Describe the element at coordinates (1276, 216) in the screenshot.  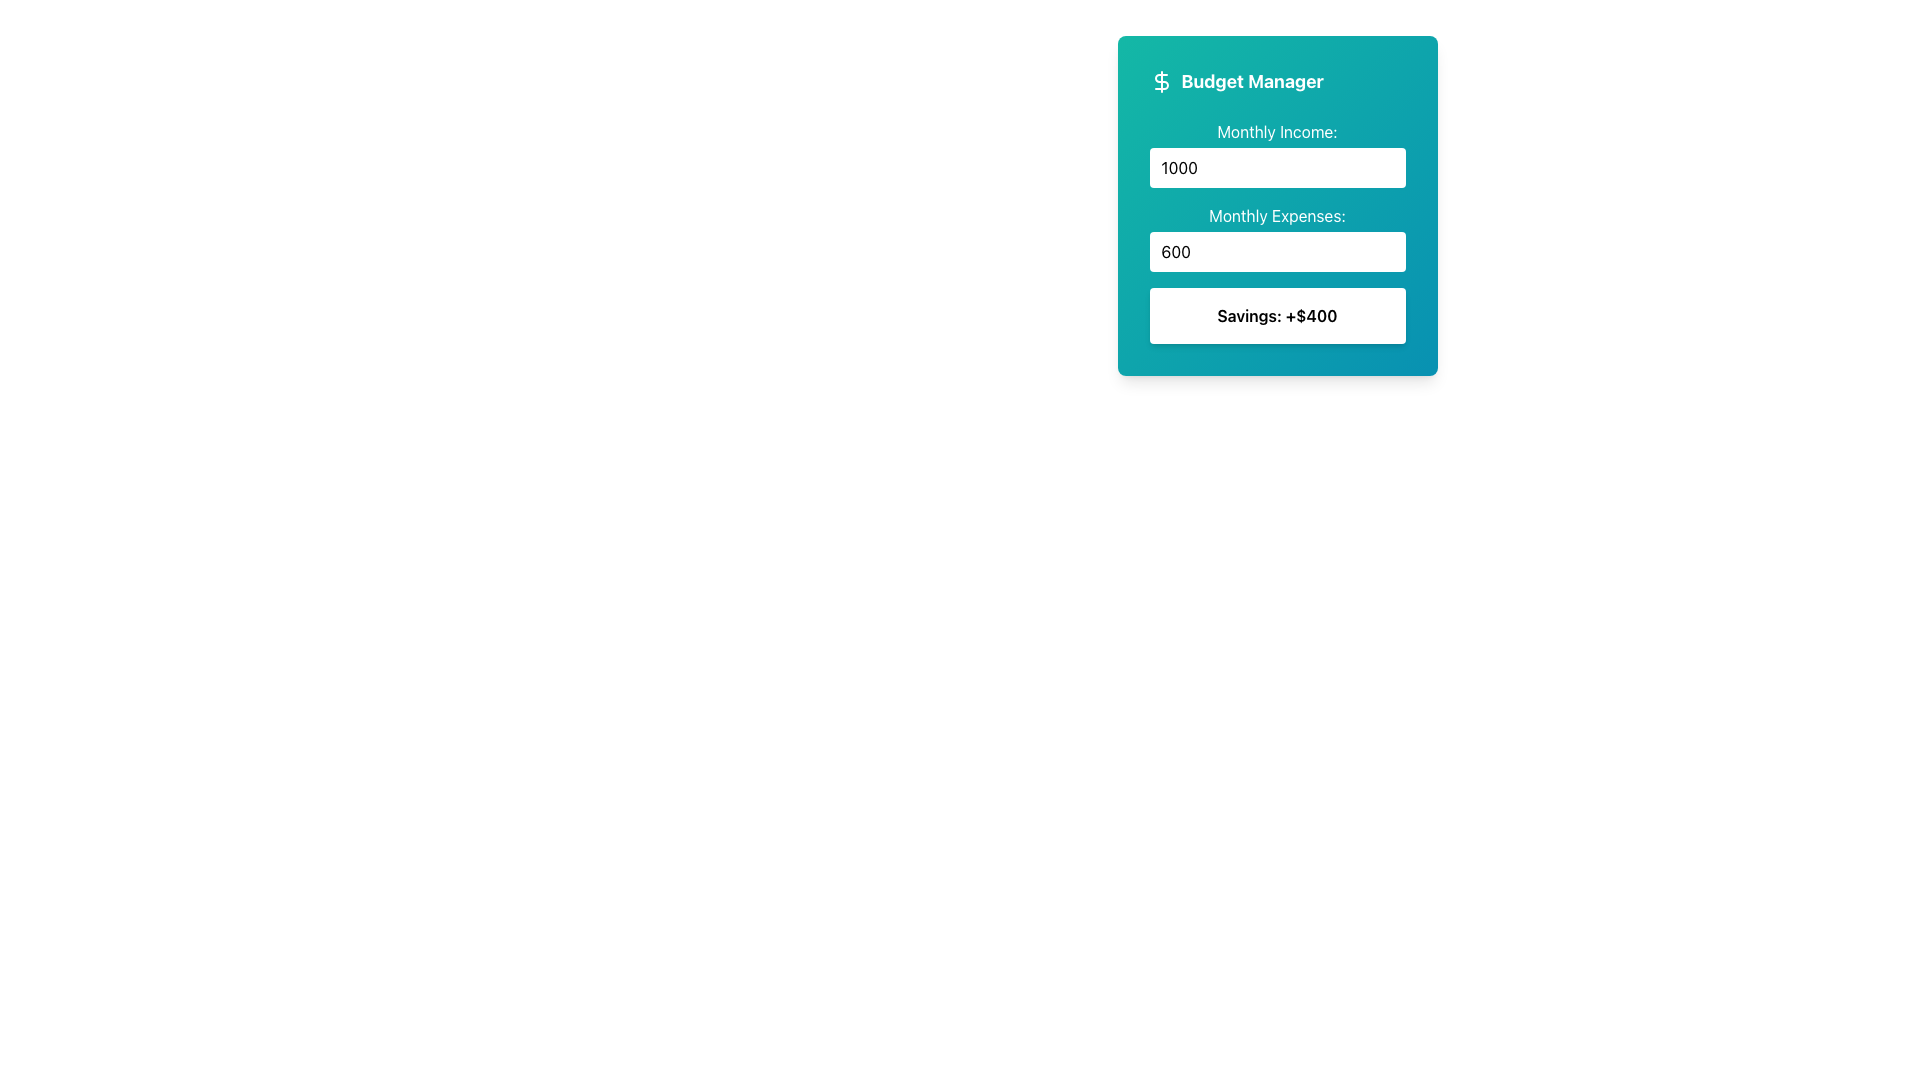
I see `the textual label that specifies users should input their monthly expenses, located above the number input field and beneath the 'Monthly Income:' label` at that location.